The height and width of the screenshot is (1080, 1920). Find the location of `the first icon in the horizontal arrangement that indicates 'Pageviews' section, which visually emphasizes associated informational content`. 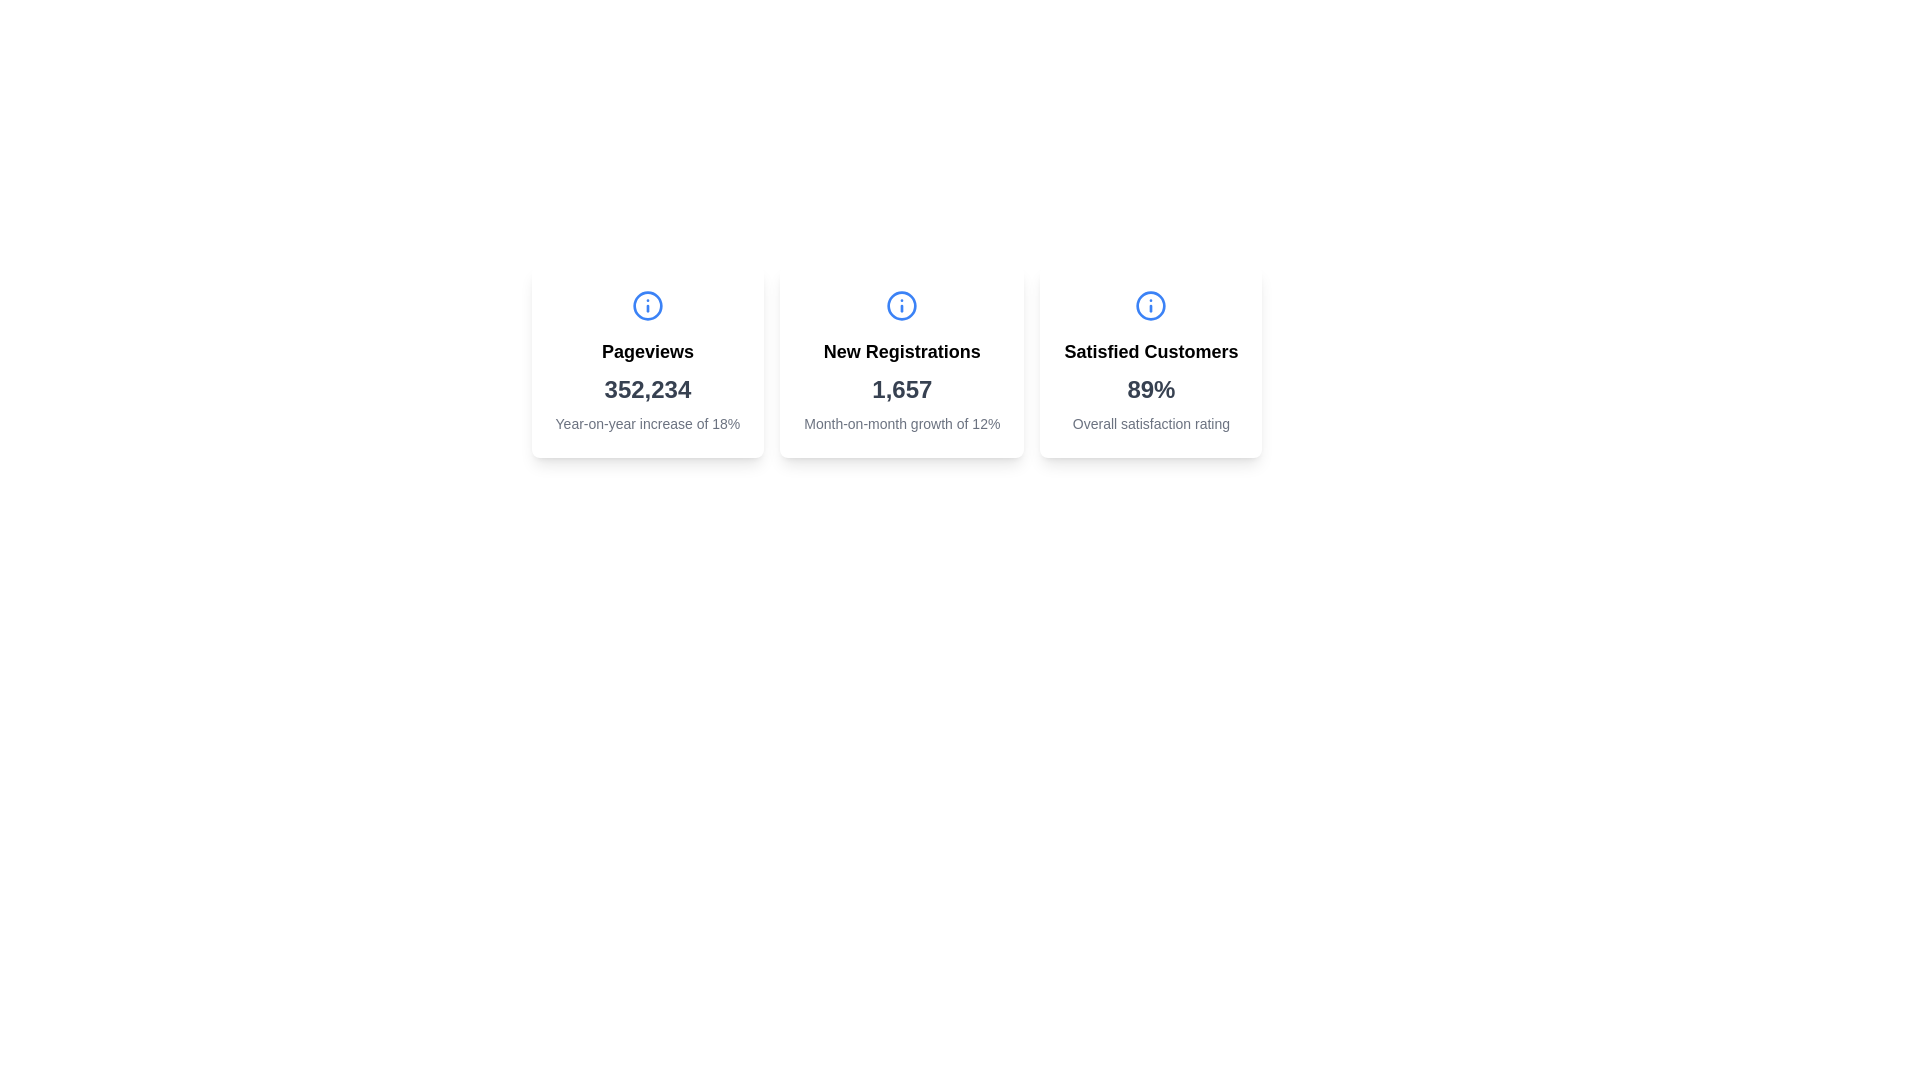

the first icon in the horizontal arrangement that indicates 'Pageviews' section, which visually emphasizes associated informational content is located at coordinates (648, 305).